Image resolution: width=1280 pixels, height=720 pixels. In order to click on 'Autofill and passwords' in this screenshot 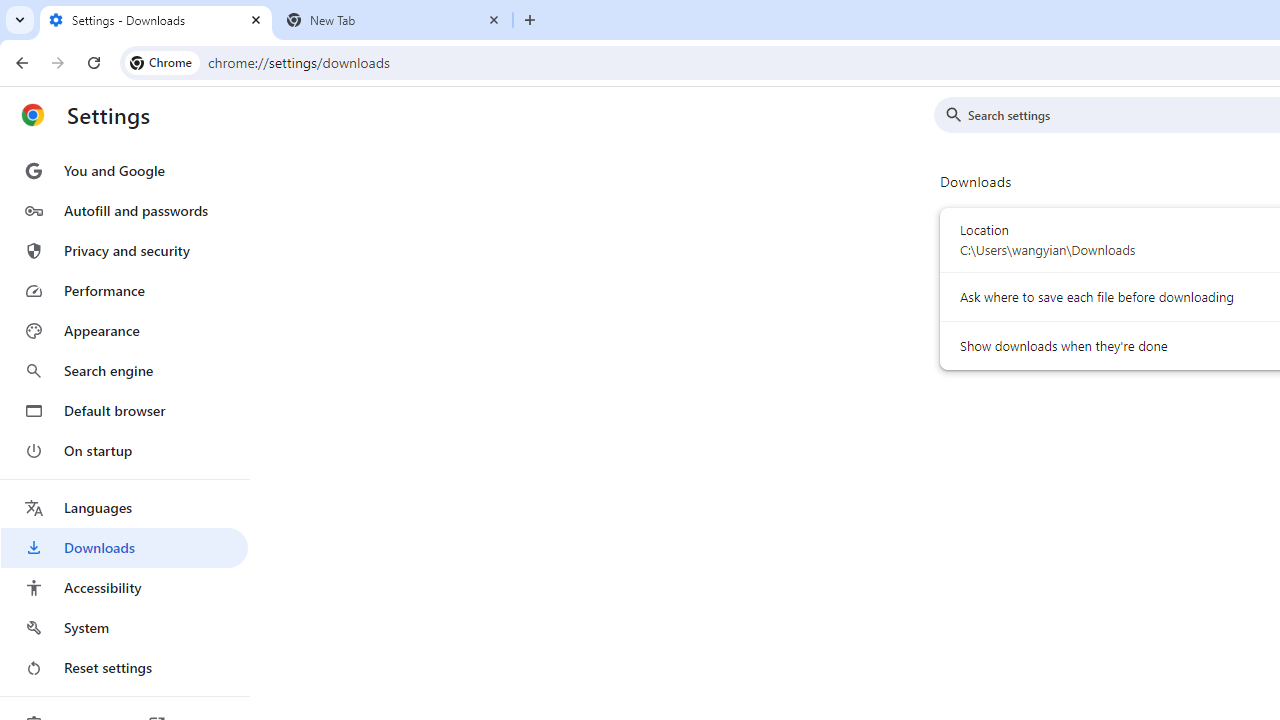, I will do `click(123, 210)`.